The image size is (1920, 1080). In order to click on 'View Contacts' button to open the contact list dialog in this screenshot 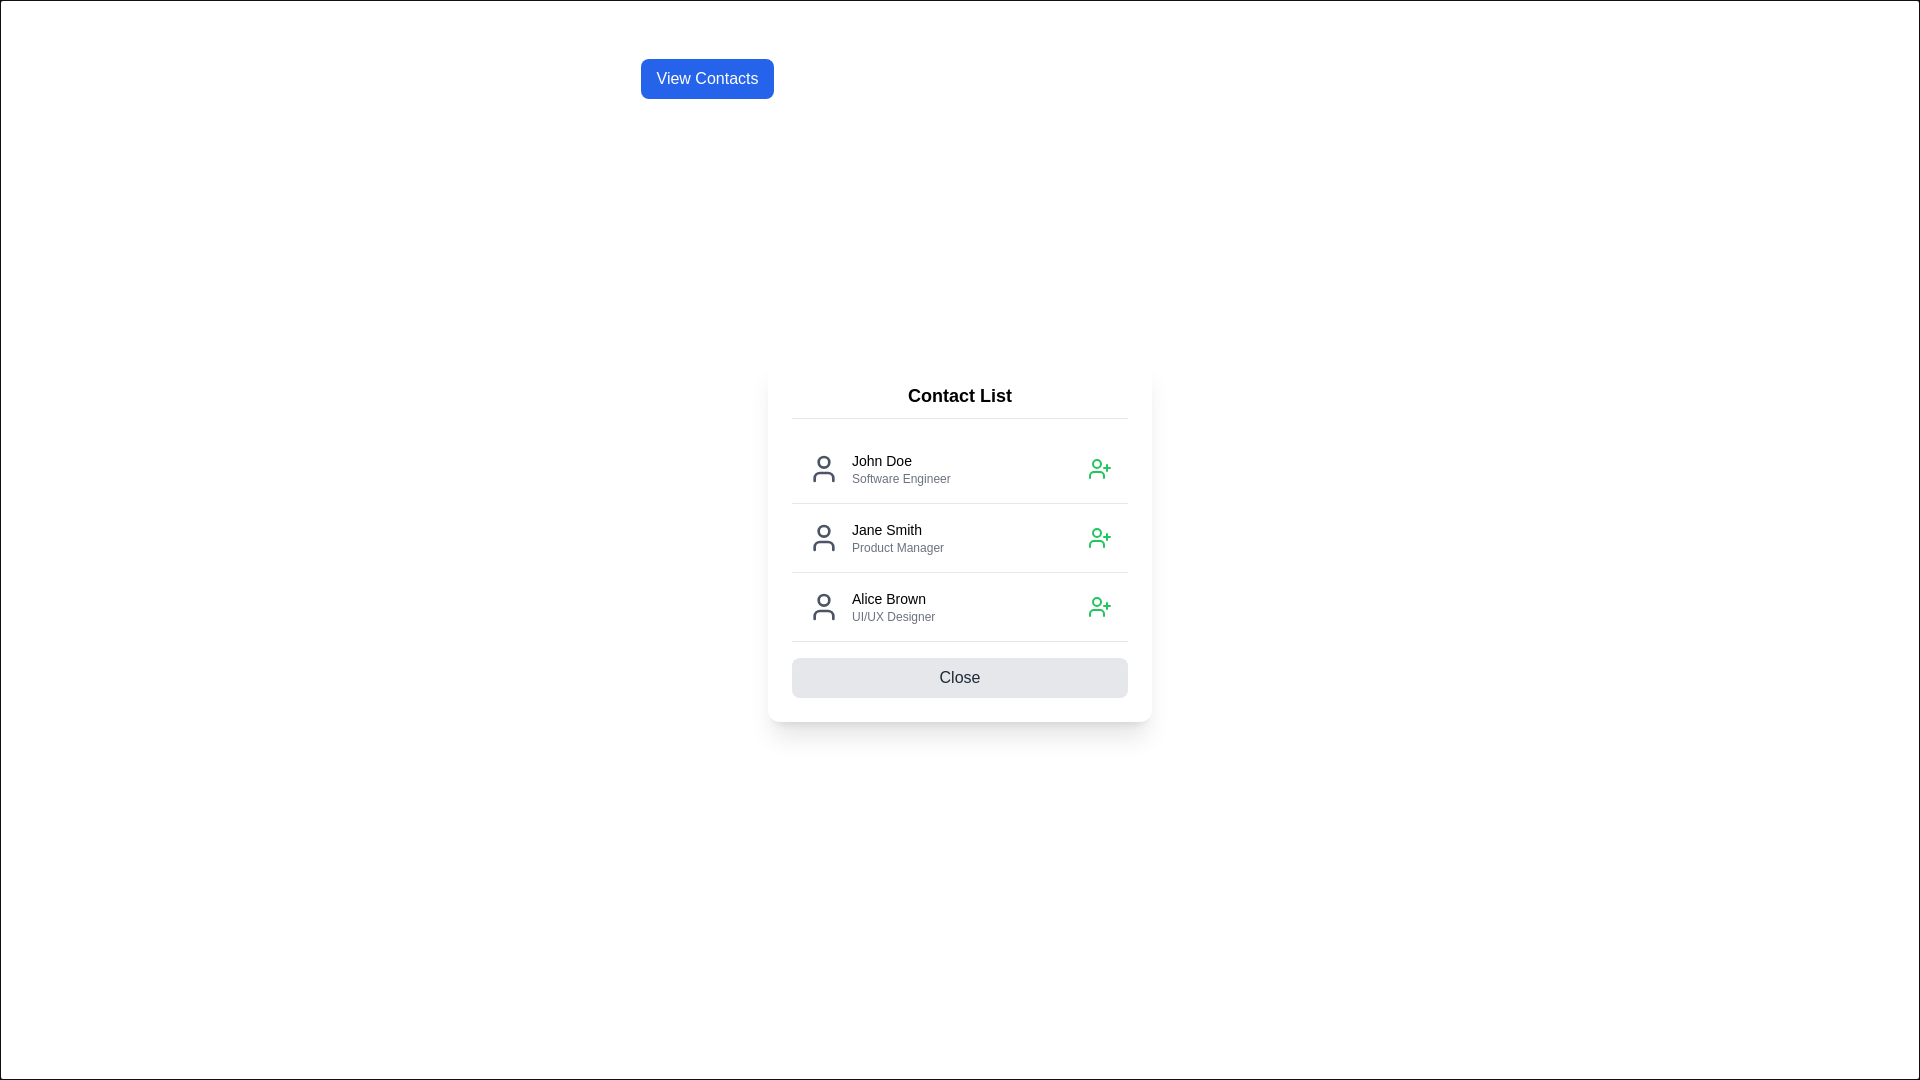, I will do `click(706, 77)`.